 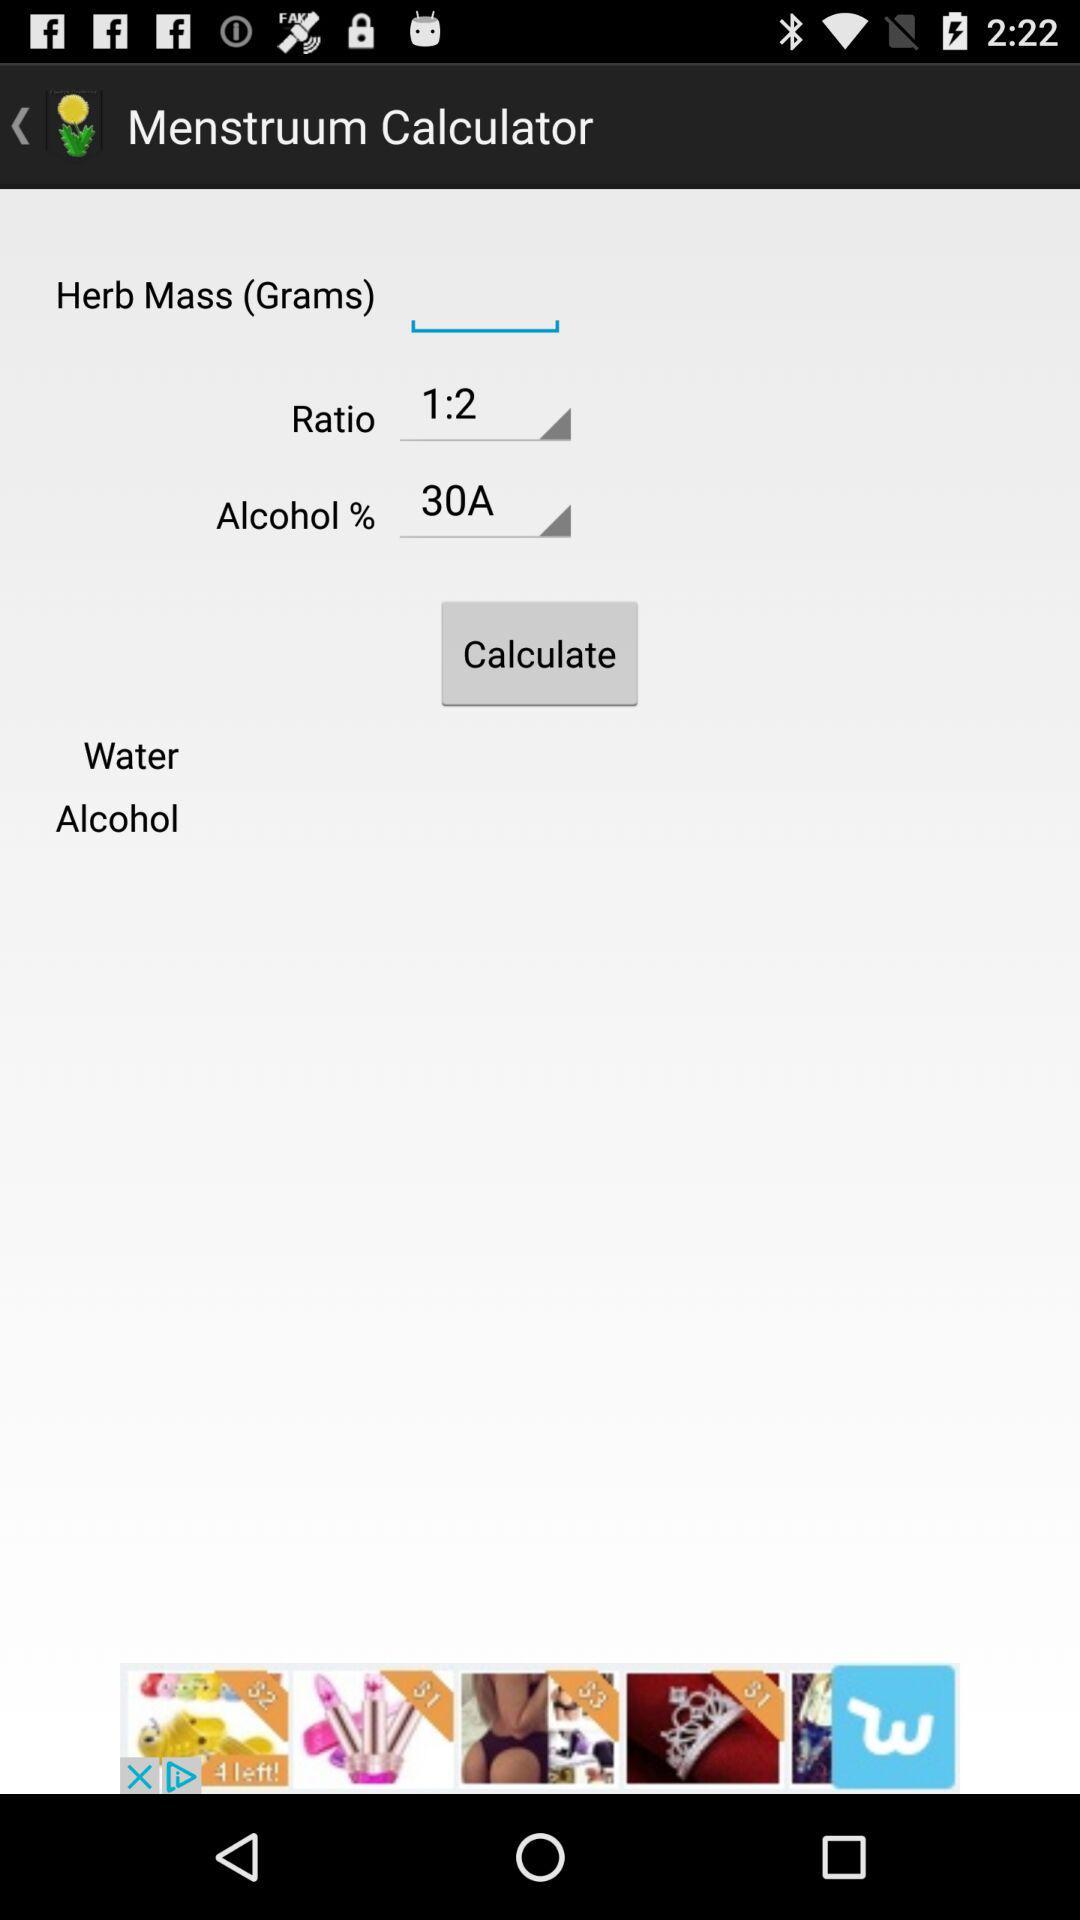 What do you see at coordinates (540, 1727) in the screenshot?
I see `advertisements` at bounding box center [540, 1727].